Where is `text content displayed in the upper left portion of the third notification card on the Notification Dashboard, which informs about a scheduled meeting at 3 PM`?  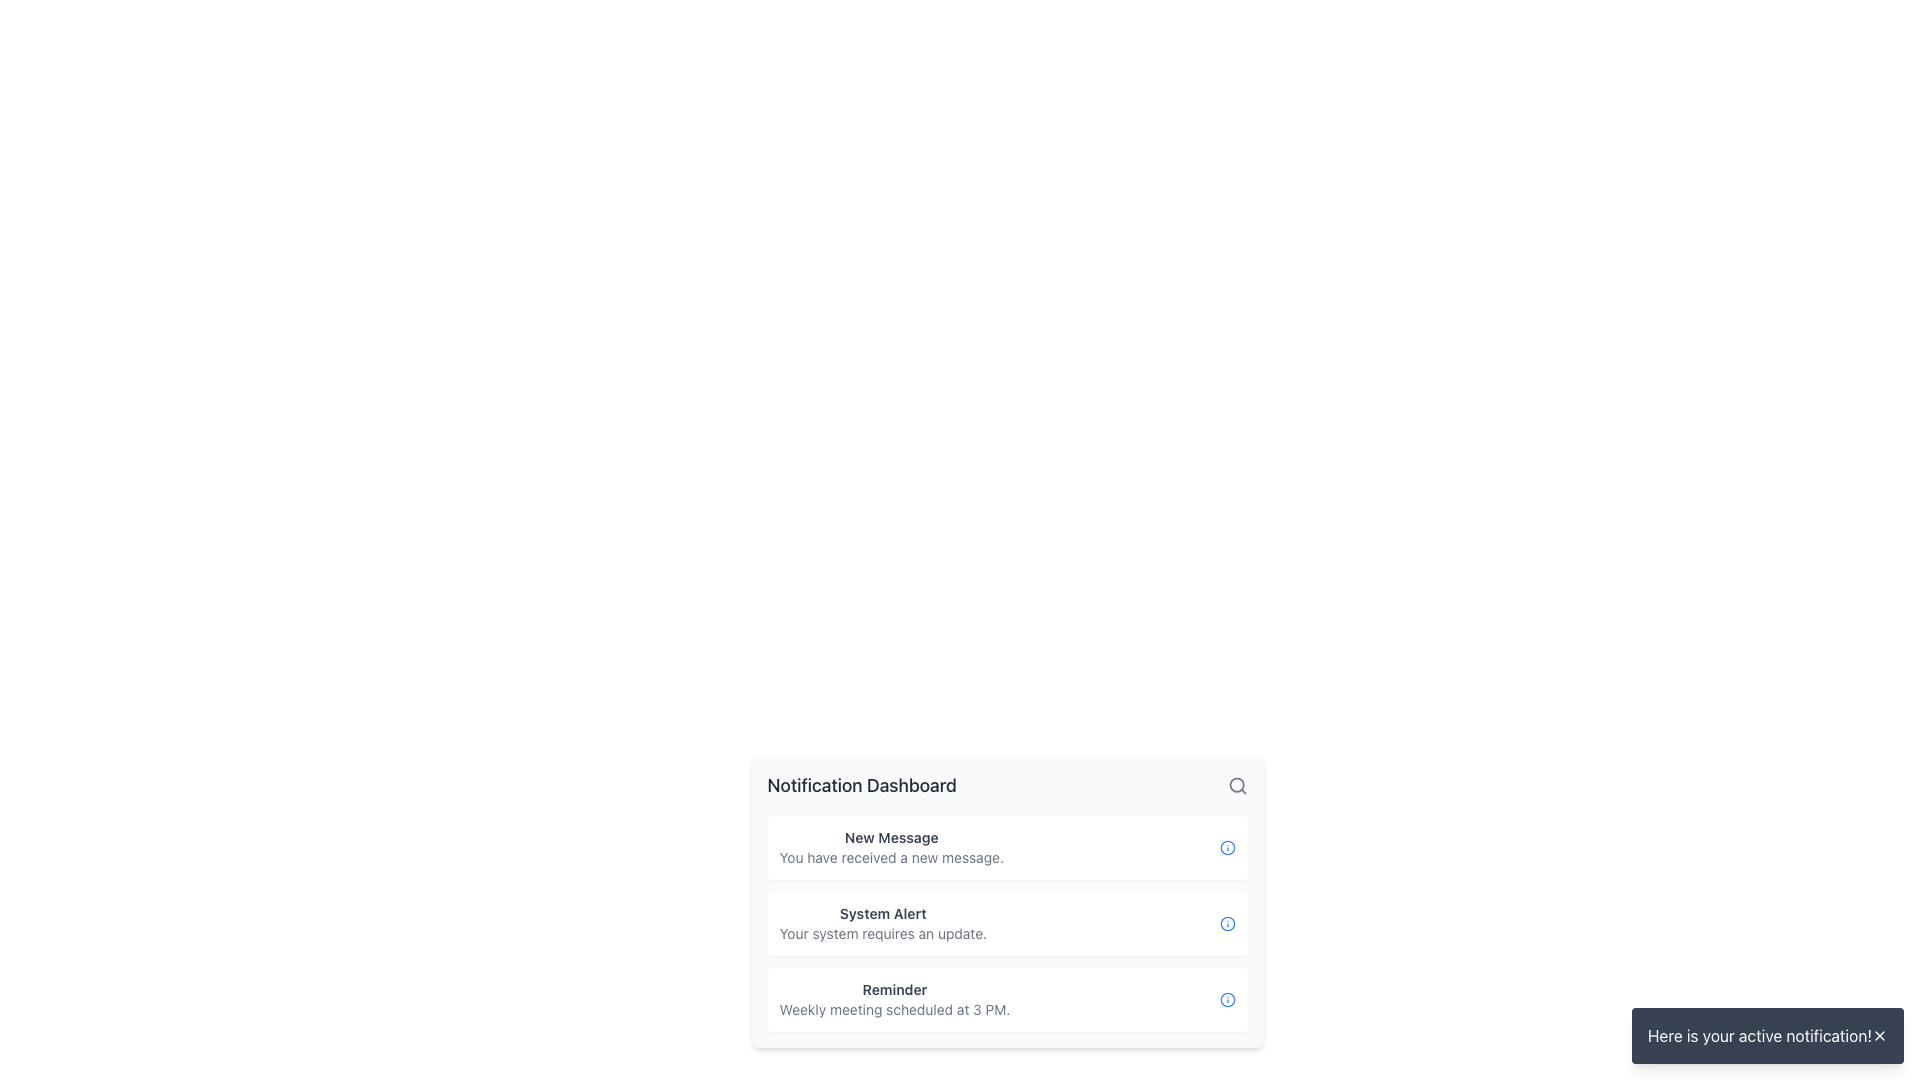 text content displayed in the upper left portion of the third notification card on the Notification Dashboard, which informs about a scheduled meeting at 3 PM is located at coordinates (893, 999).